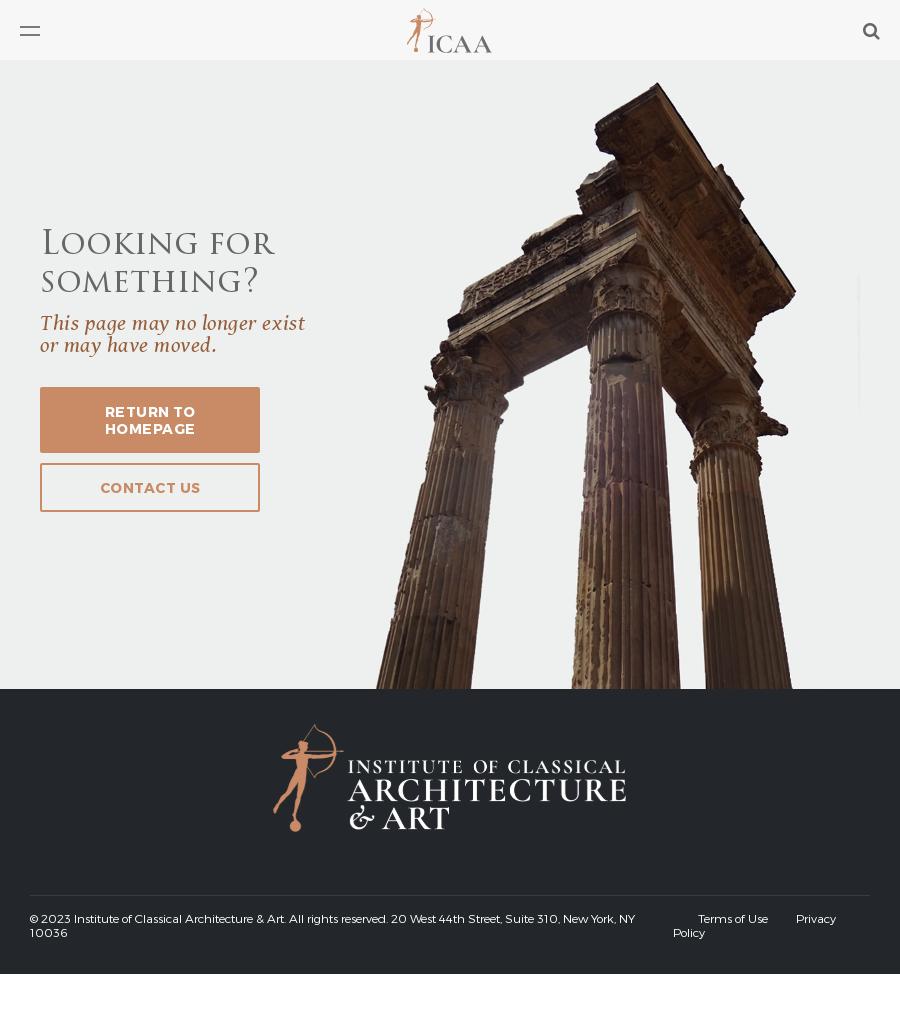  I want to click on 'Videos', so click(43, 161).